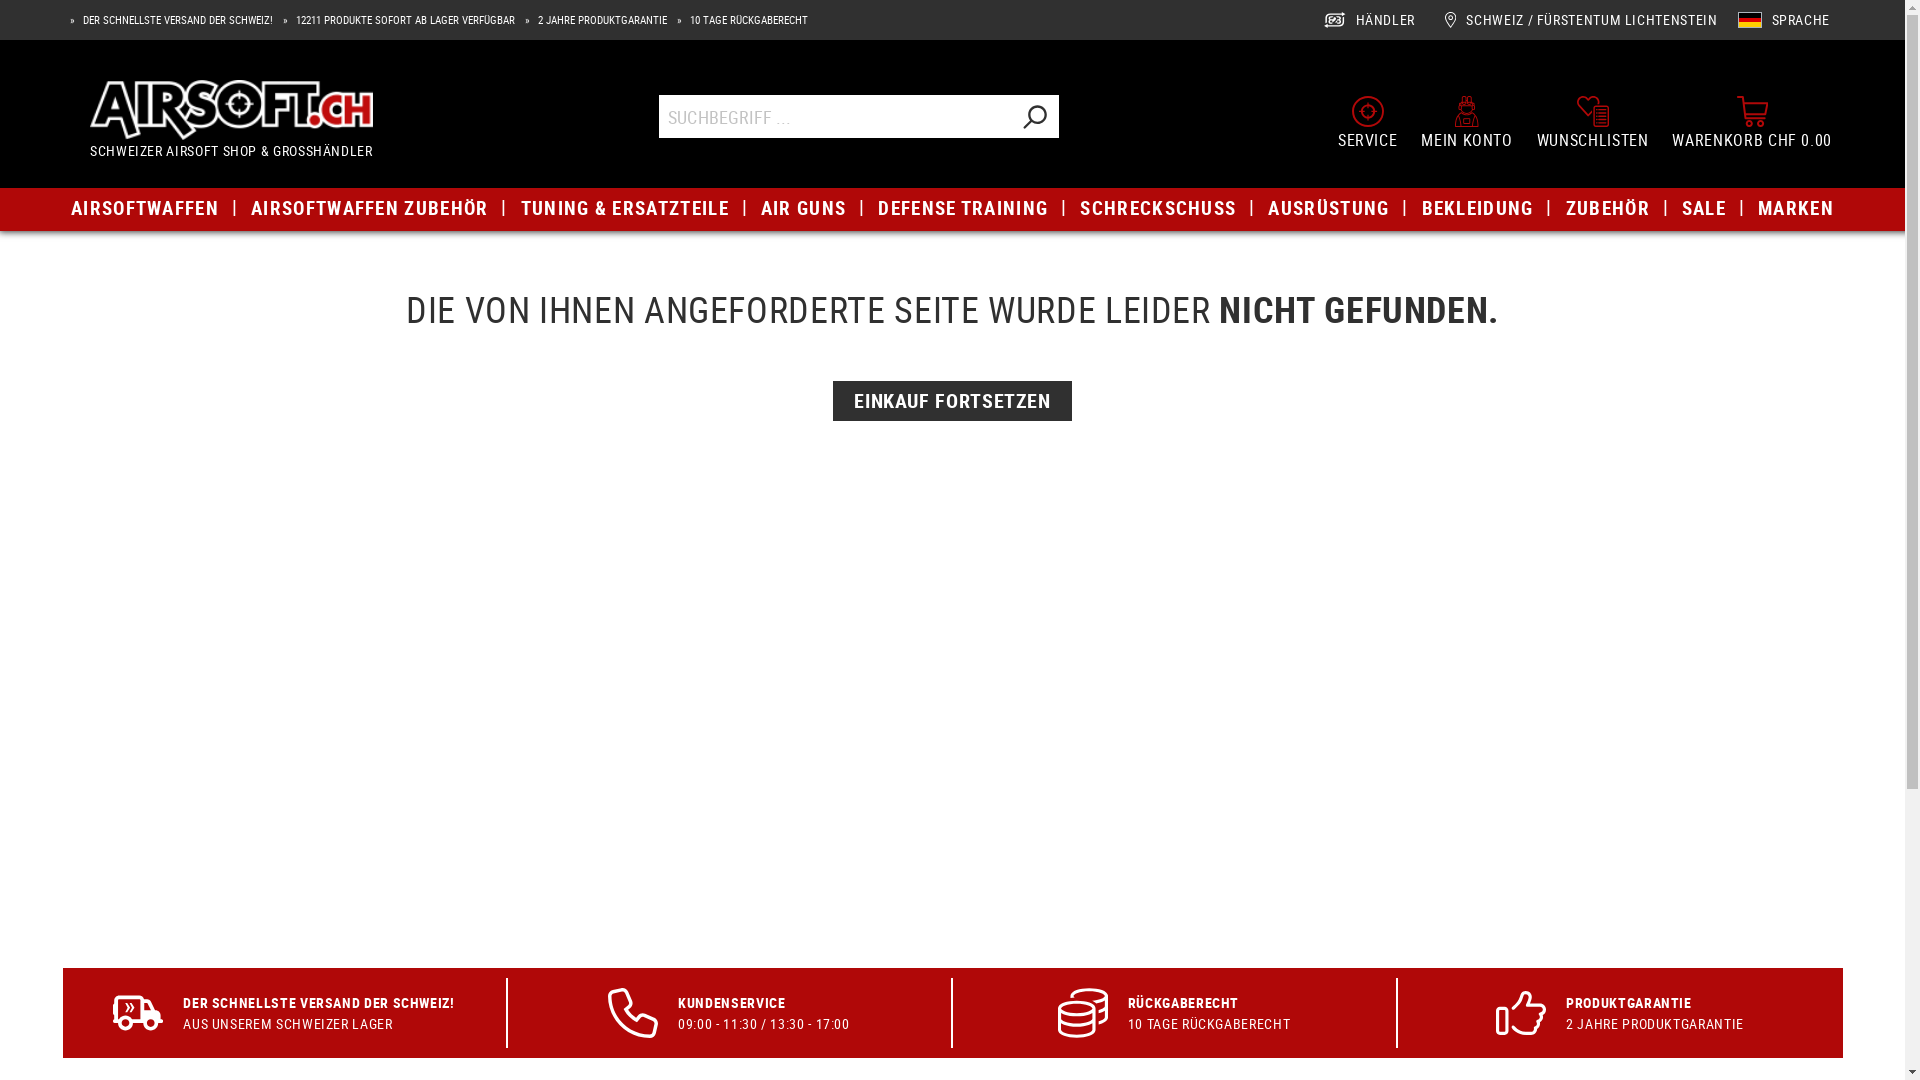  I want to click on 'TUNING & ERSATZTEILE', so click(623, 208).